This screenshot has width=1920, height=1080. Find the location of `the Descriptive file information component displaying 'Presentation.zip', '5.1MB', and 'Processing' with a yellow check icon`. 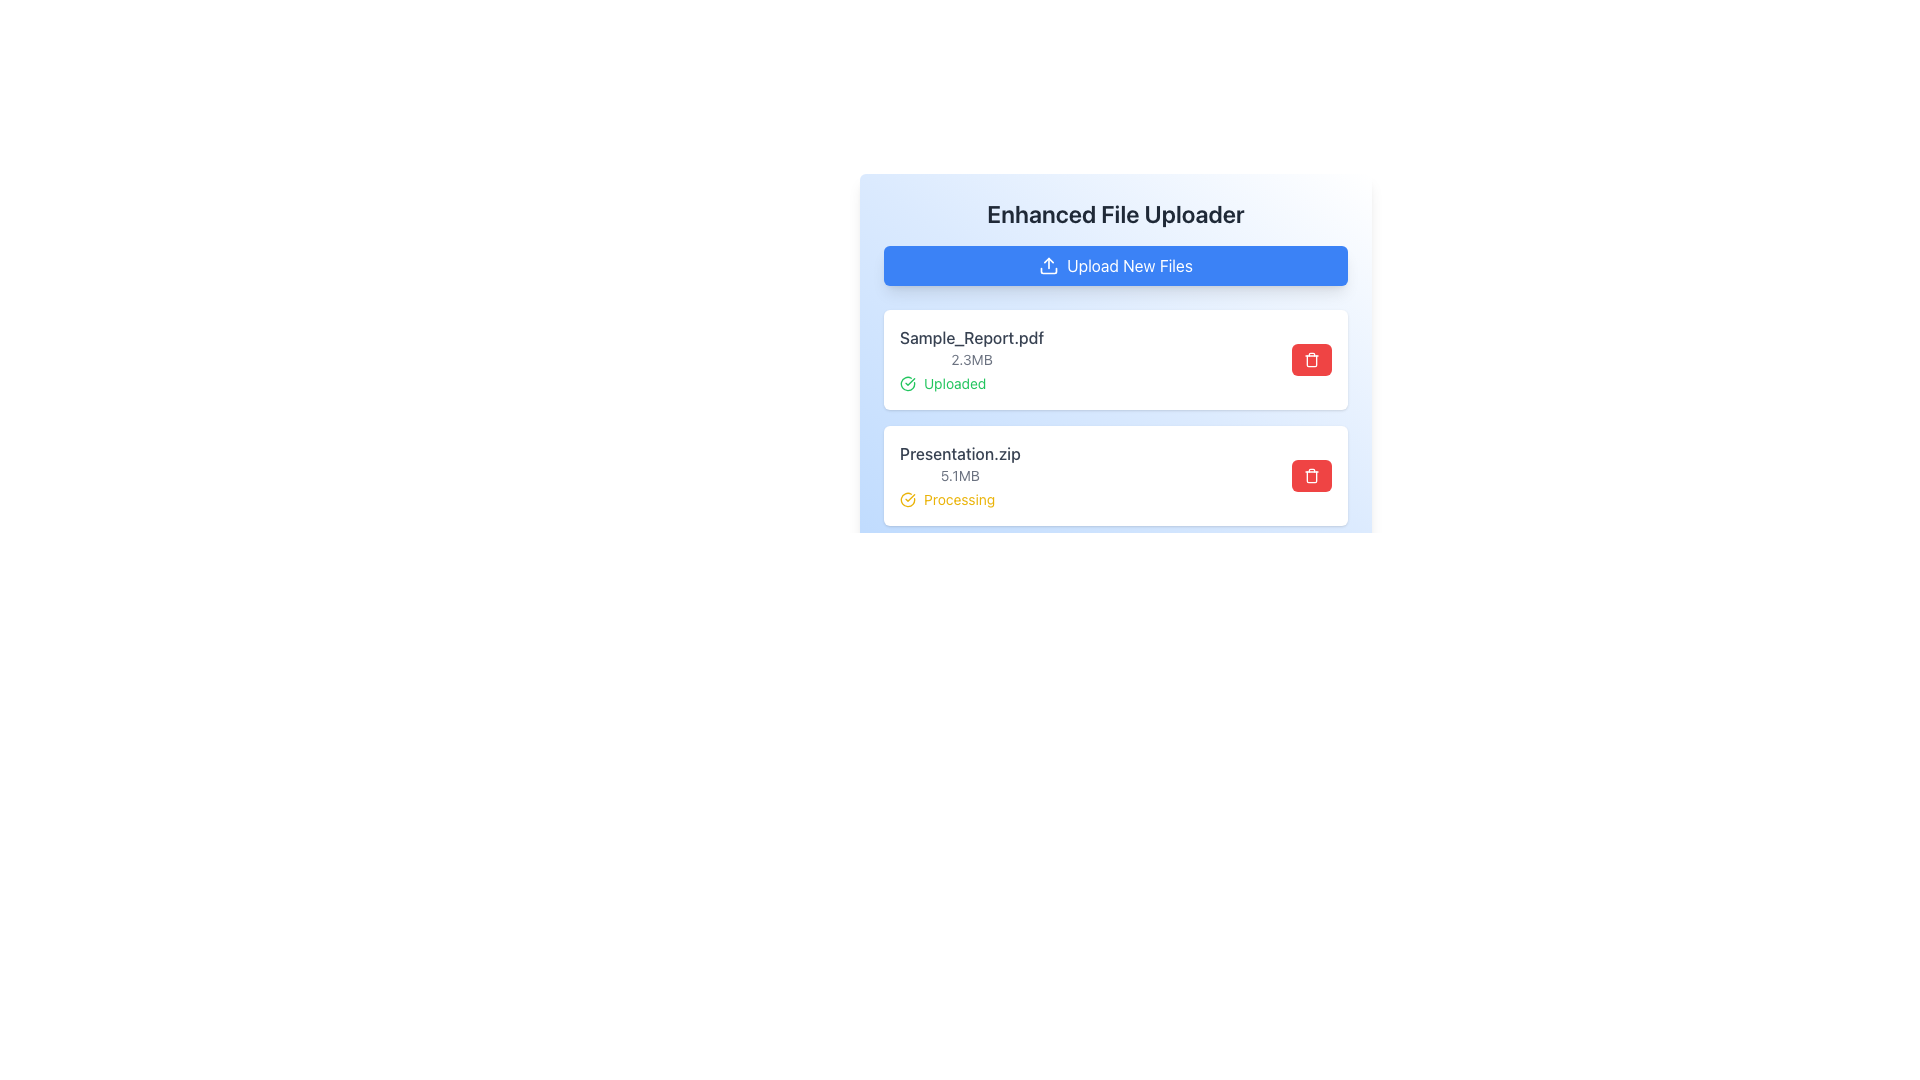

the Descriptive file information component displaying 'Presentation.zip', '5.1MB', and 'Processing' with a yellow check icon is located at coordinates (960, 475).